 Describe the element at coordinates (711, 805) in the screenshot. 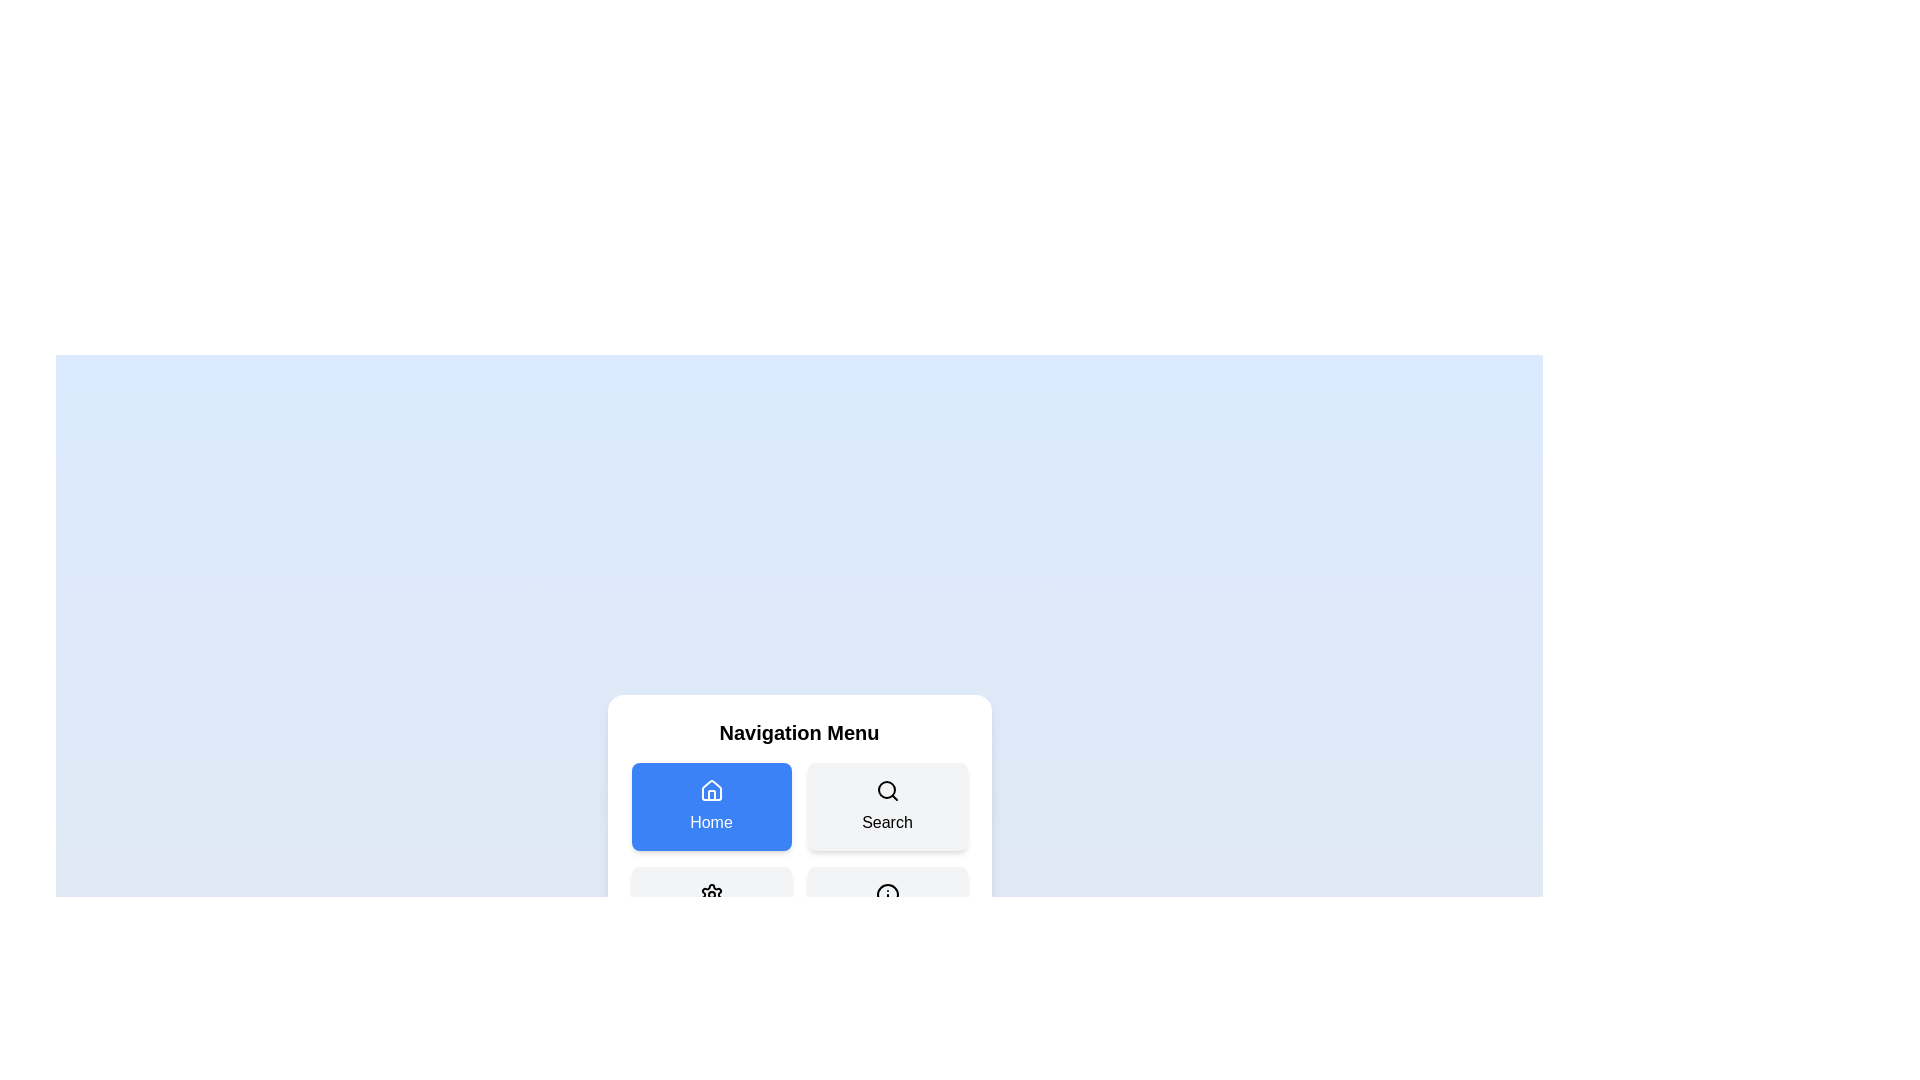

I see `the menu item Home to observe its hover effect` at that location.